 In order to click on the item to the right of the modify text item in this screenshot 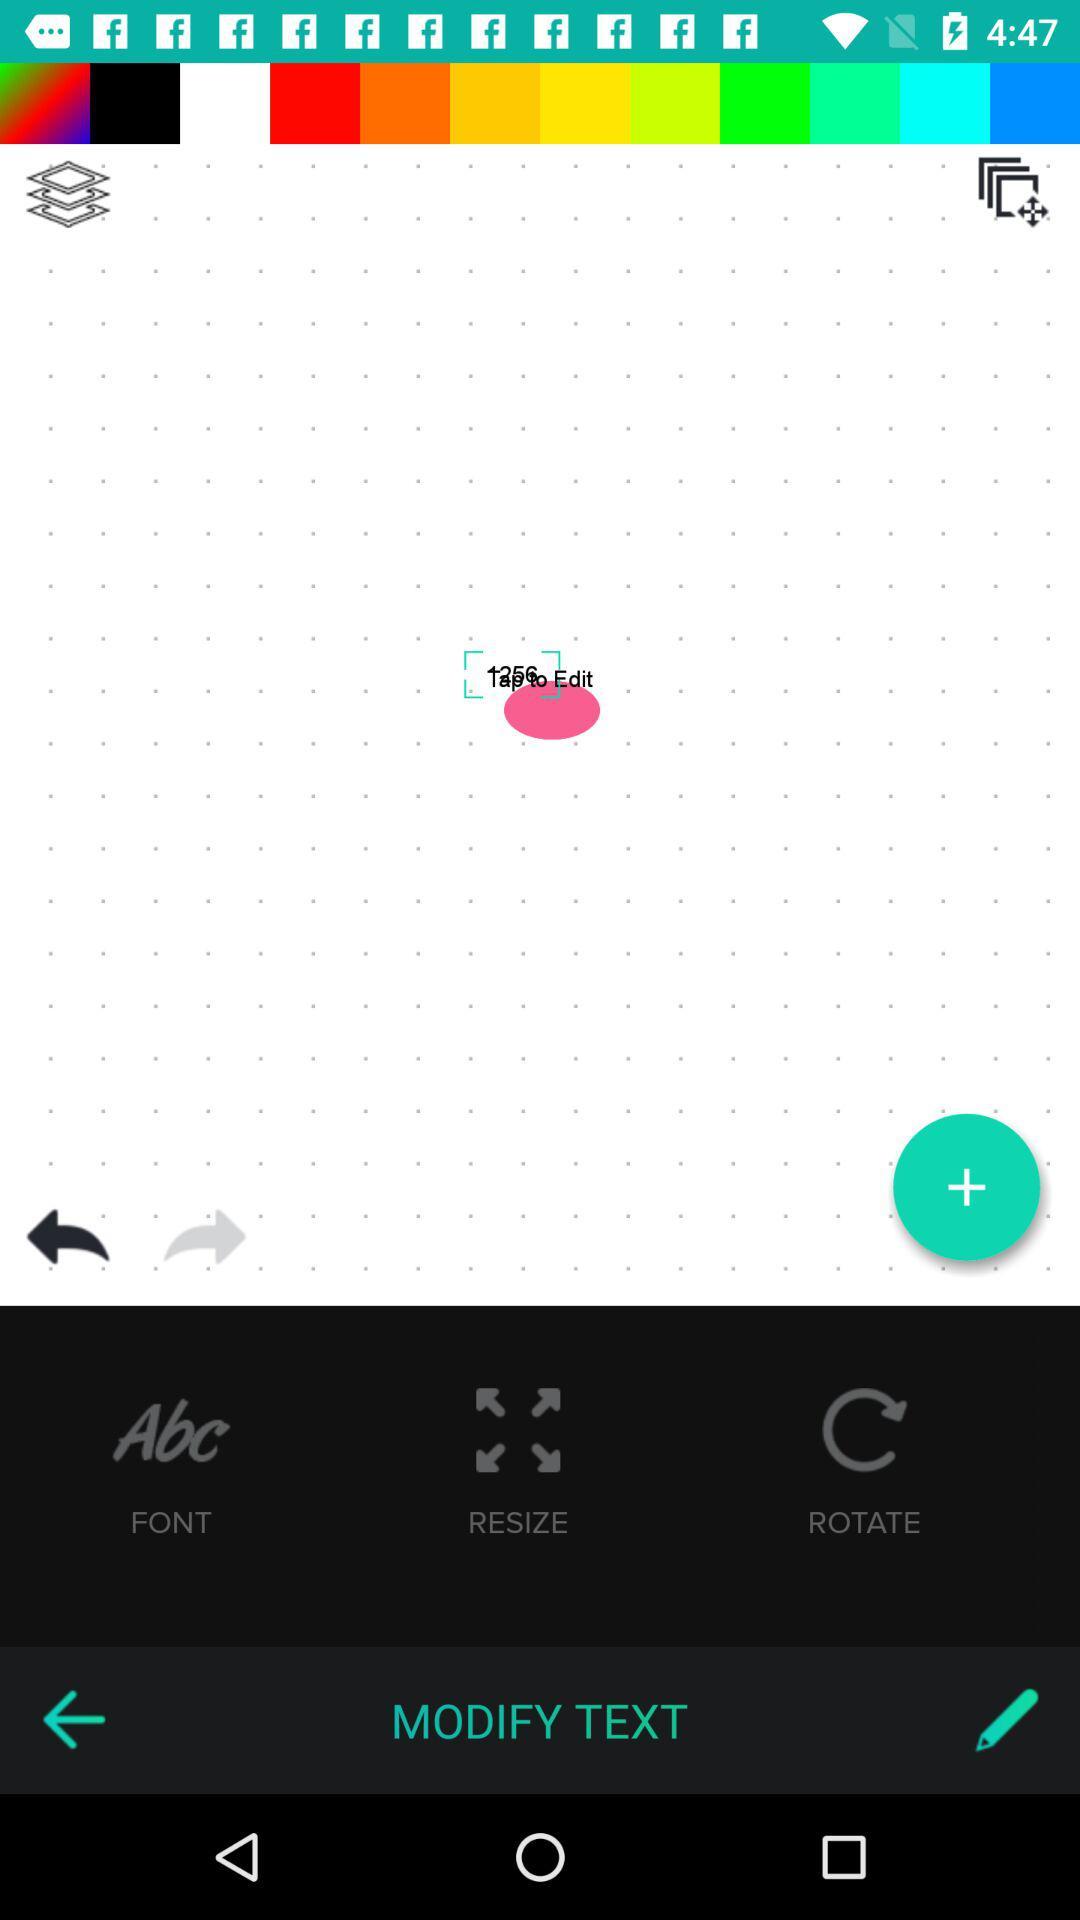, I will do `click(1006, 1719)`.